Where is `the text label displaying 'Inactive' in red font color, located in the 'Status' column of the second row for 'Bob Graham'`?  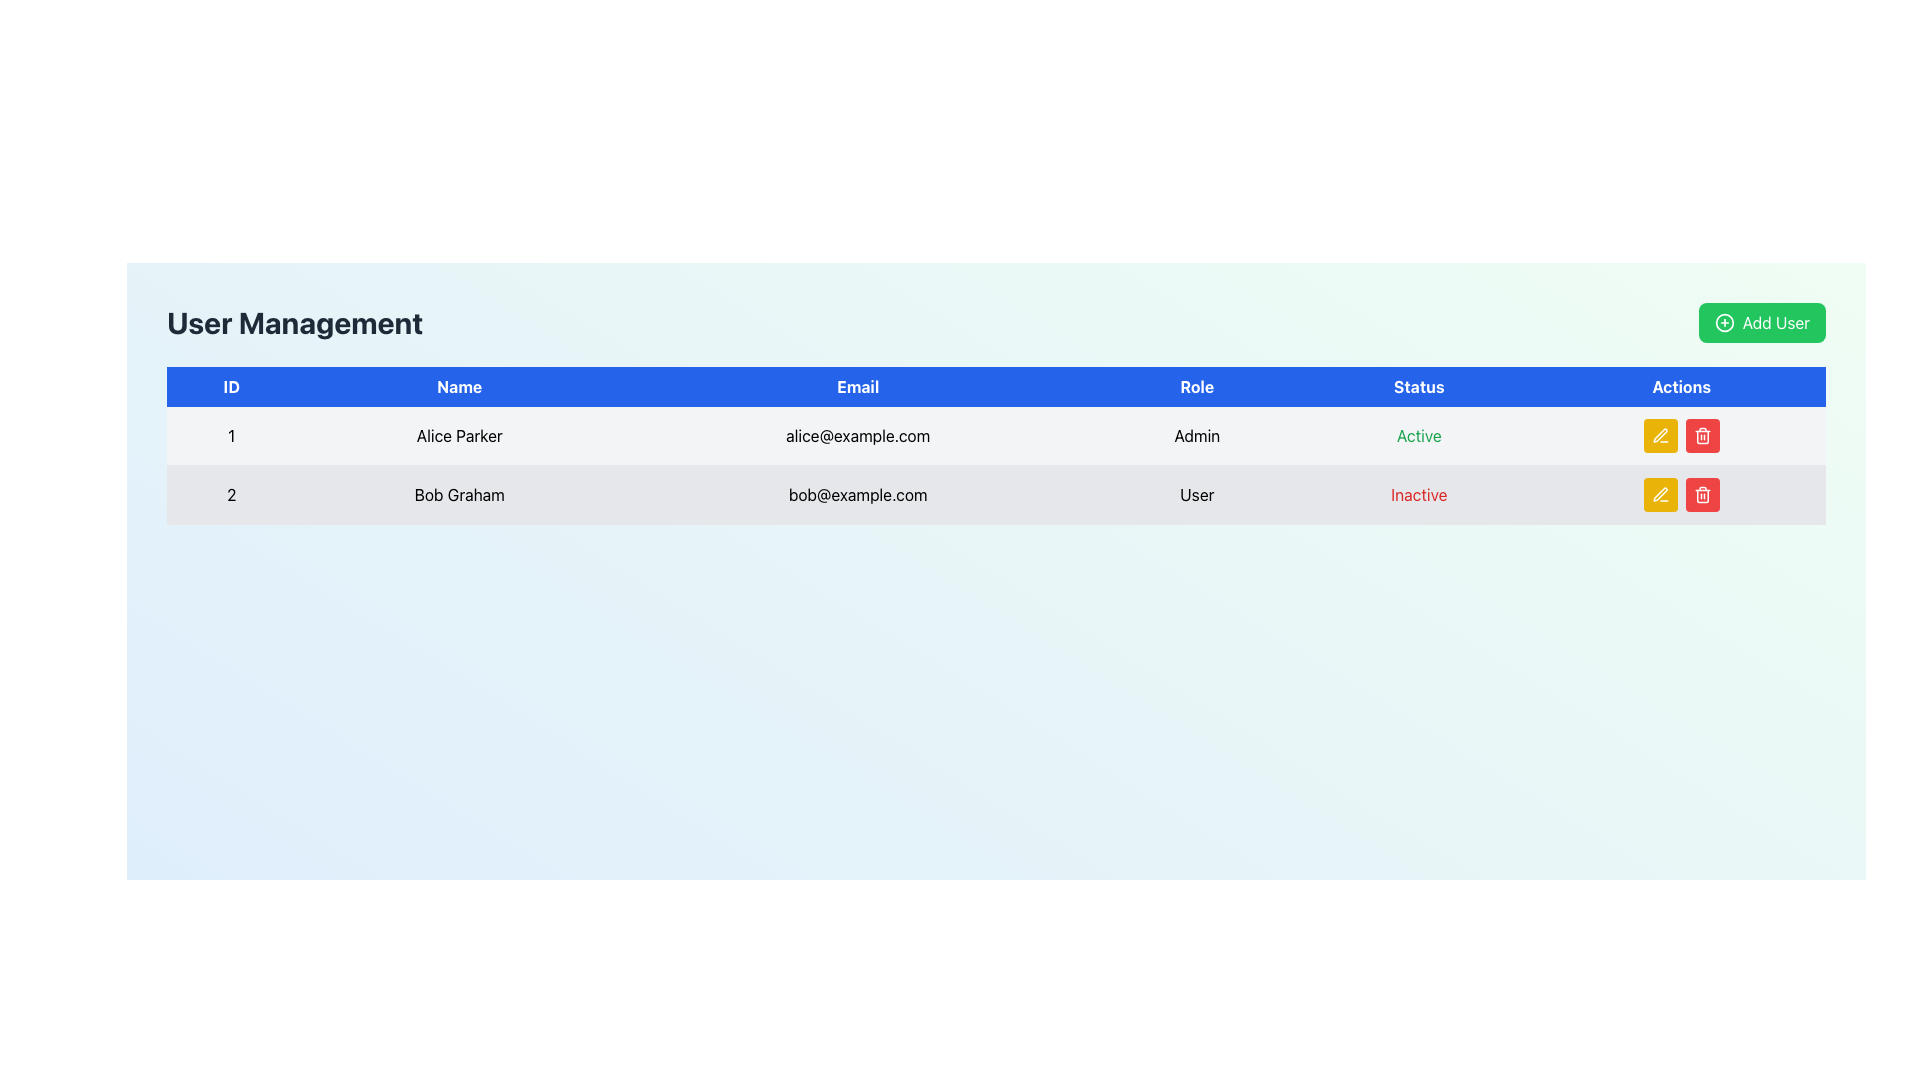 the text label displaying 'Inactive' in red font color, located in the 'Status' column of the second row for 'Bob Graham' is located at coordinates (1418, 494).